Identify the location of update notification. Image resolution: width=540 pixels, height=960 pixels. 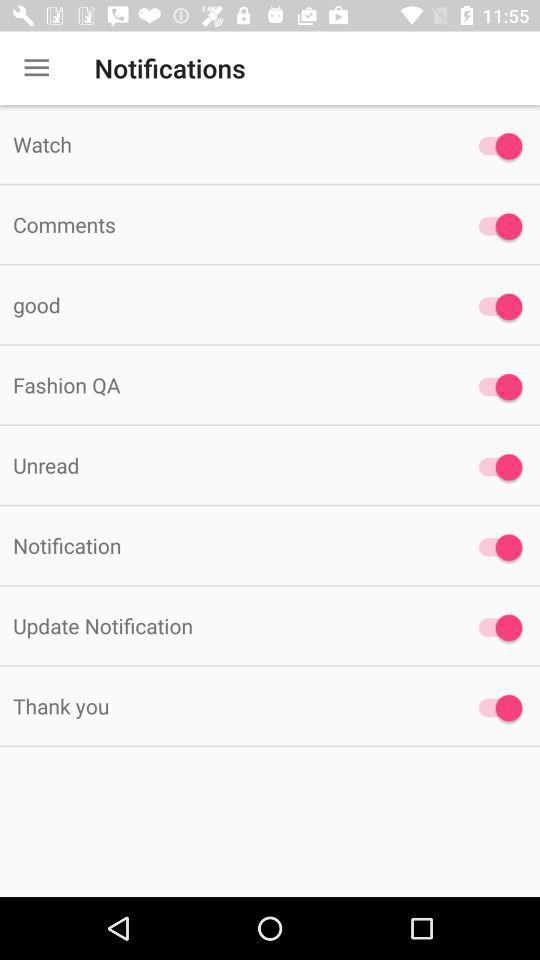
(494, 626).